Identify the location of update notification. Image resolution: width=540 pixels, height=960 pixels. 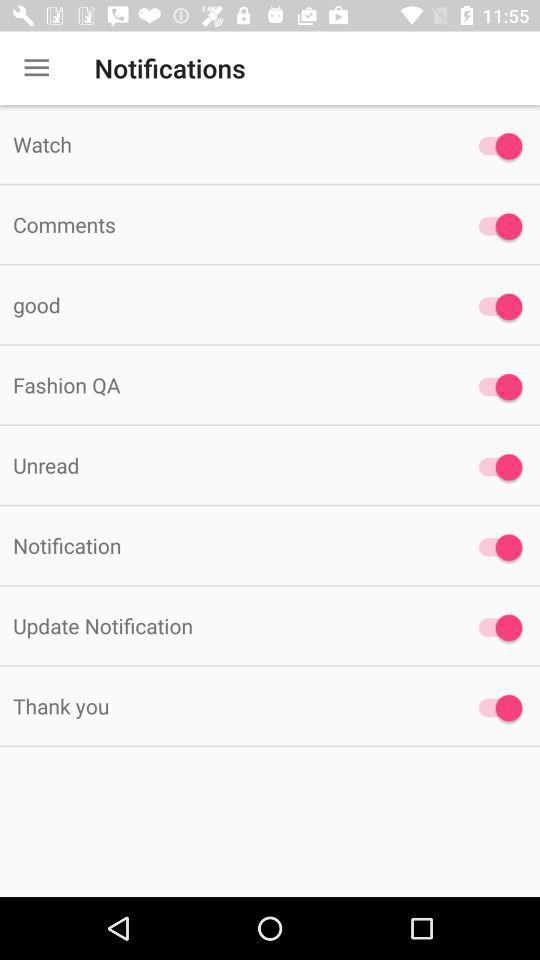
(494, 626).